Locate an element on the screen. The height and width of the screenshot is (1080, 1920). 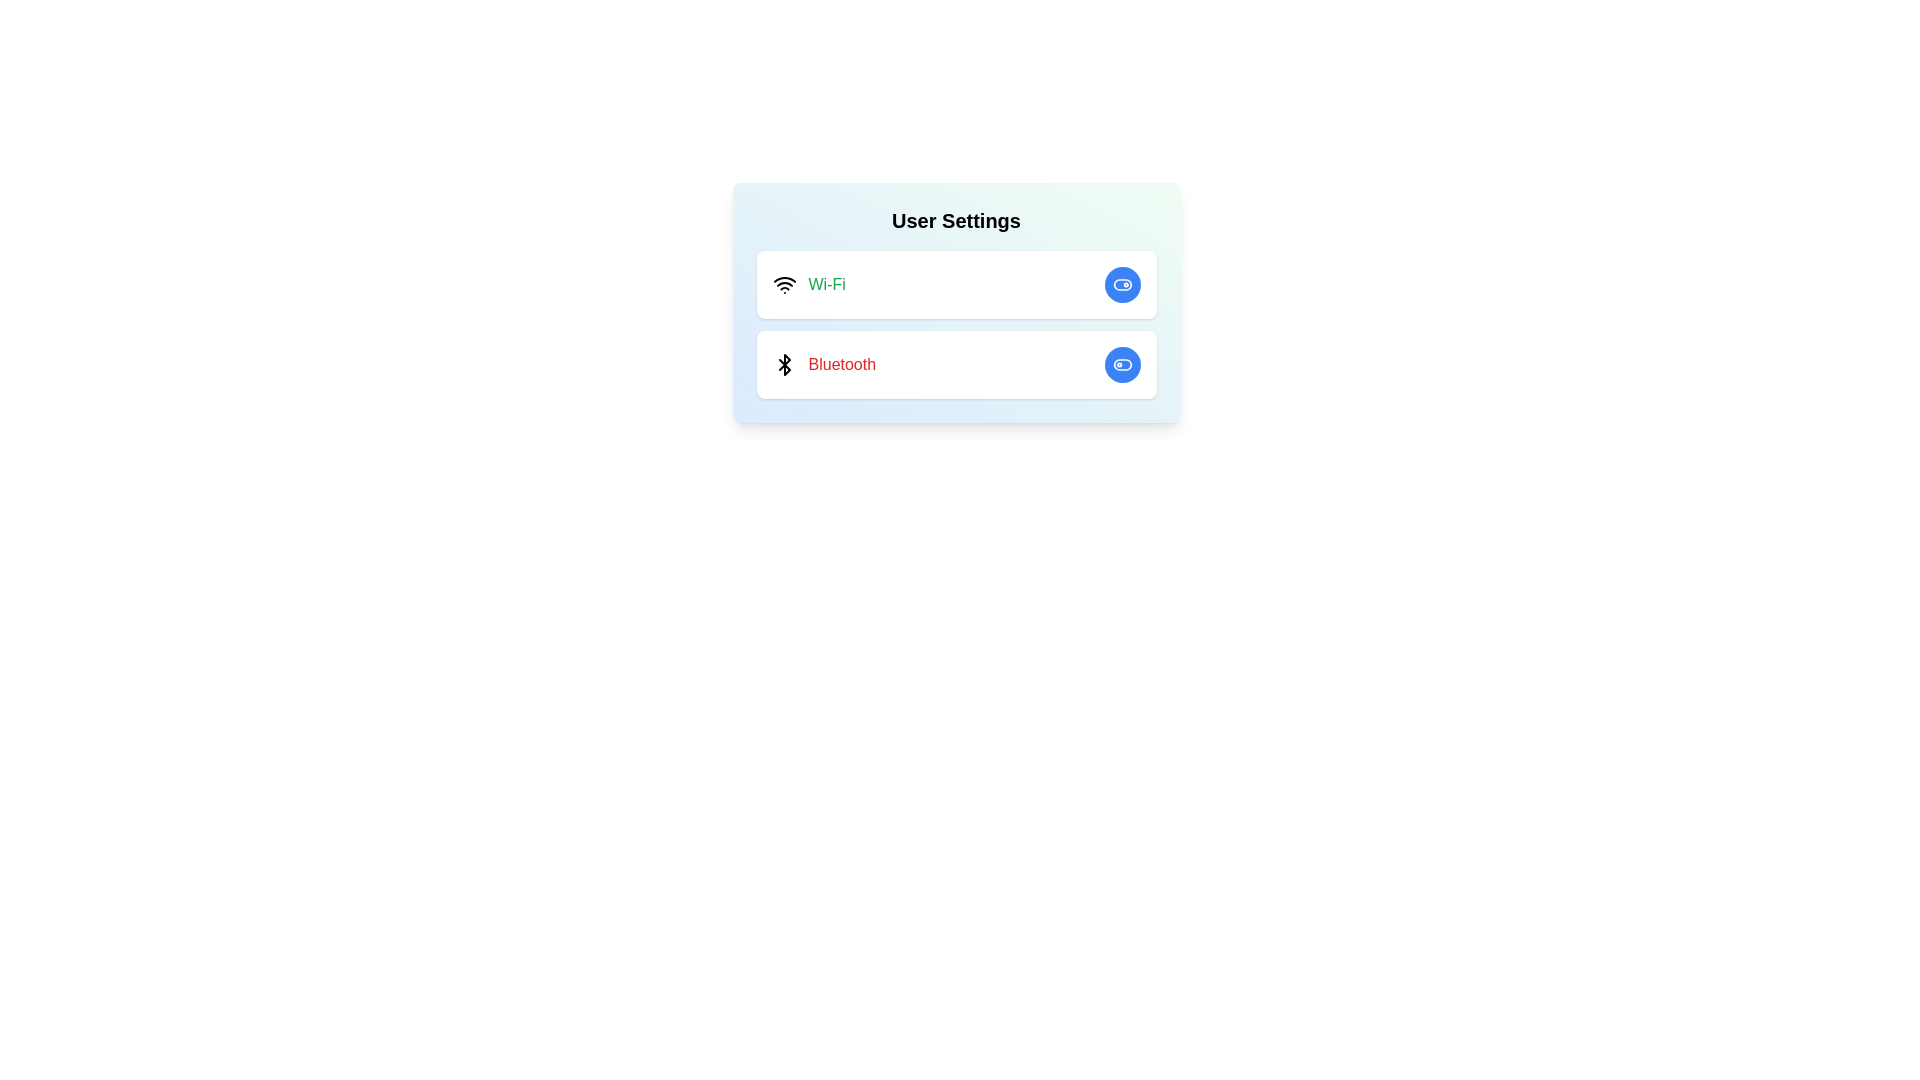
the Bluetooth toggle button to change its state is located at coordinates (1122, 365).